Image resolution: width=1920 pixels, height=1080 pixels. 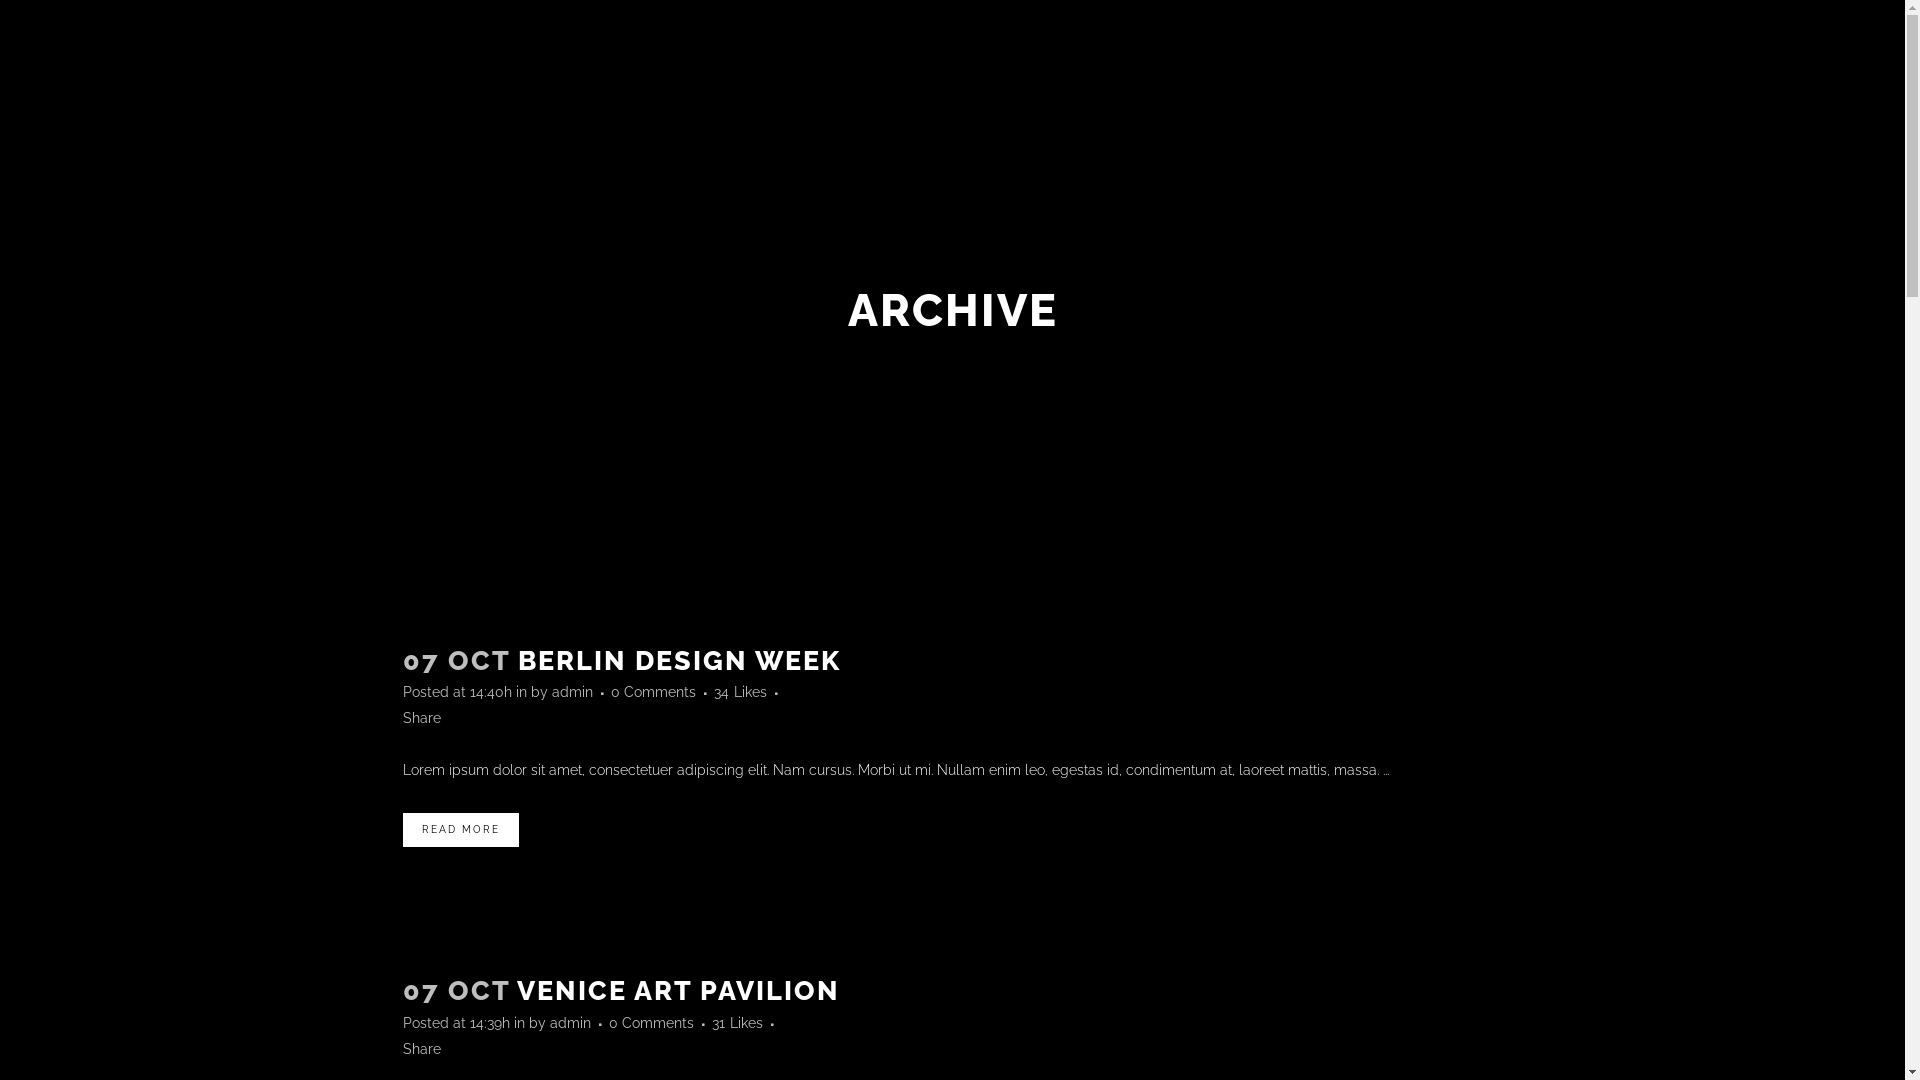 What do you see at coordinates (420, 716) in the screenshot?
I see `'Share'` at bounding box center [420, 716].